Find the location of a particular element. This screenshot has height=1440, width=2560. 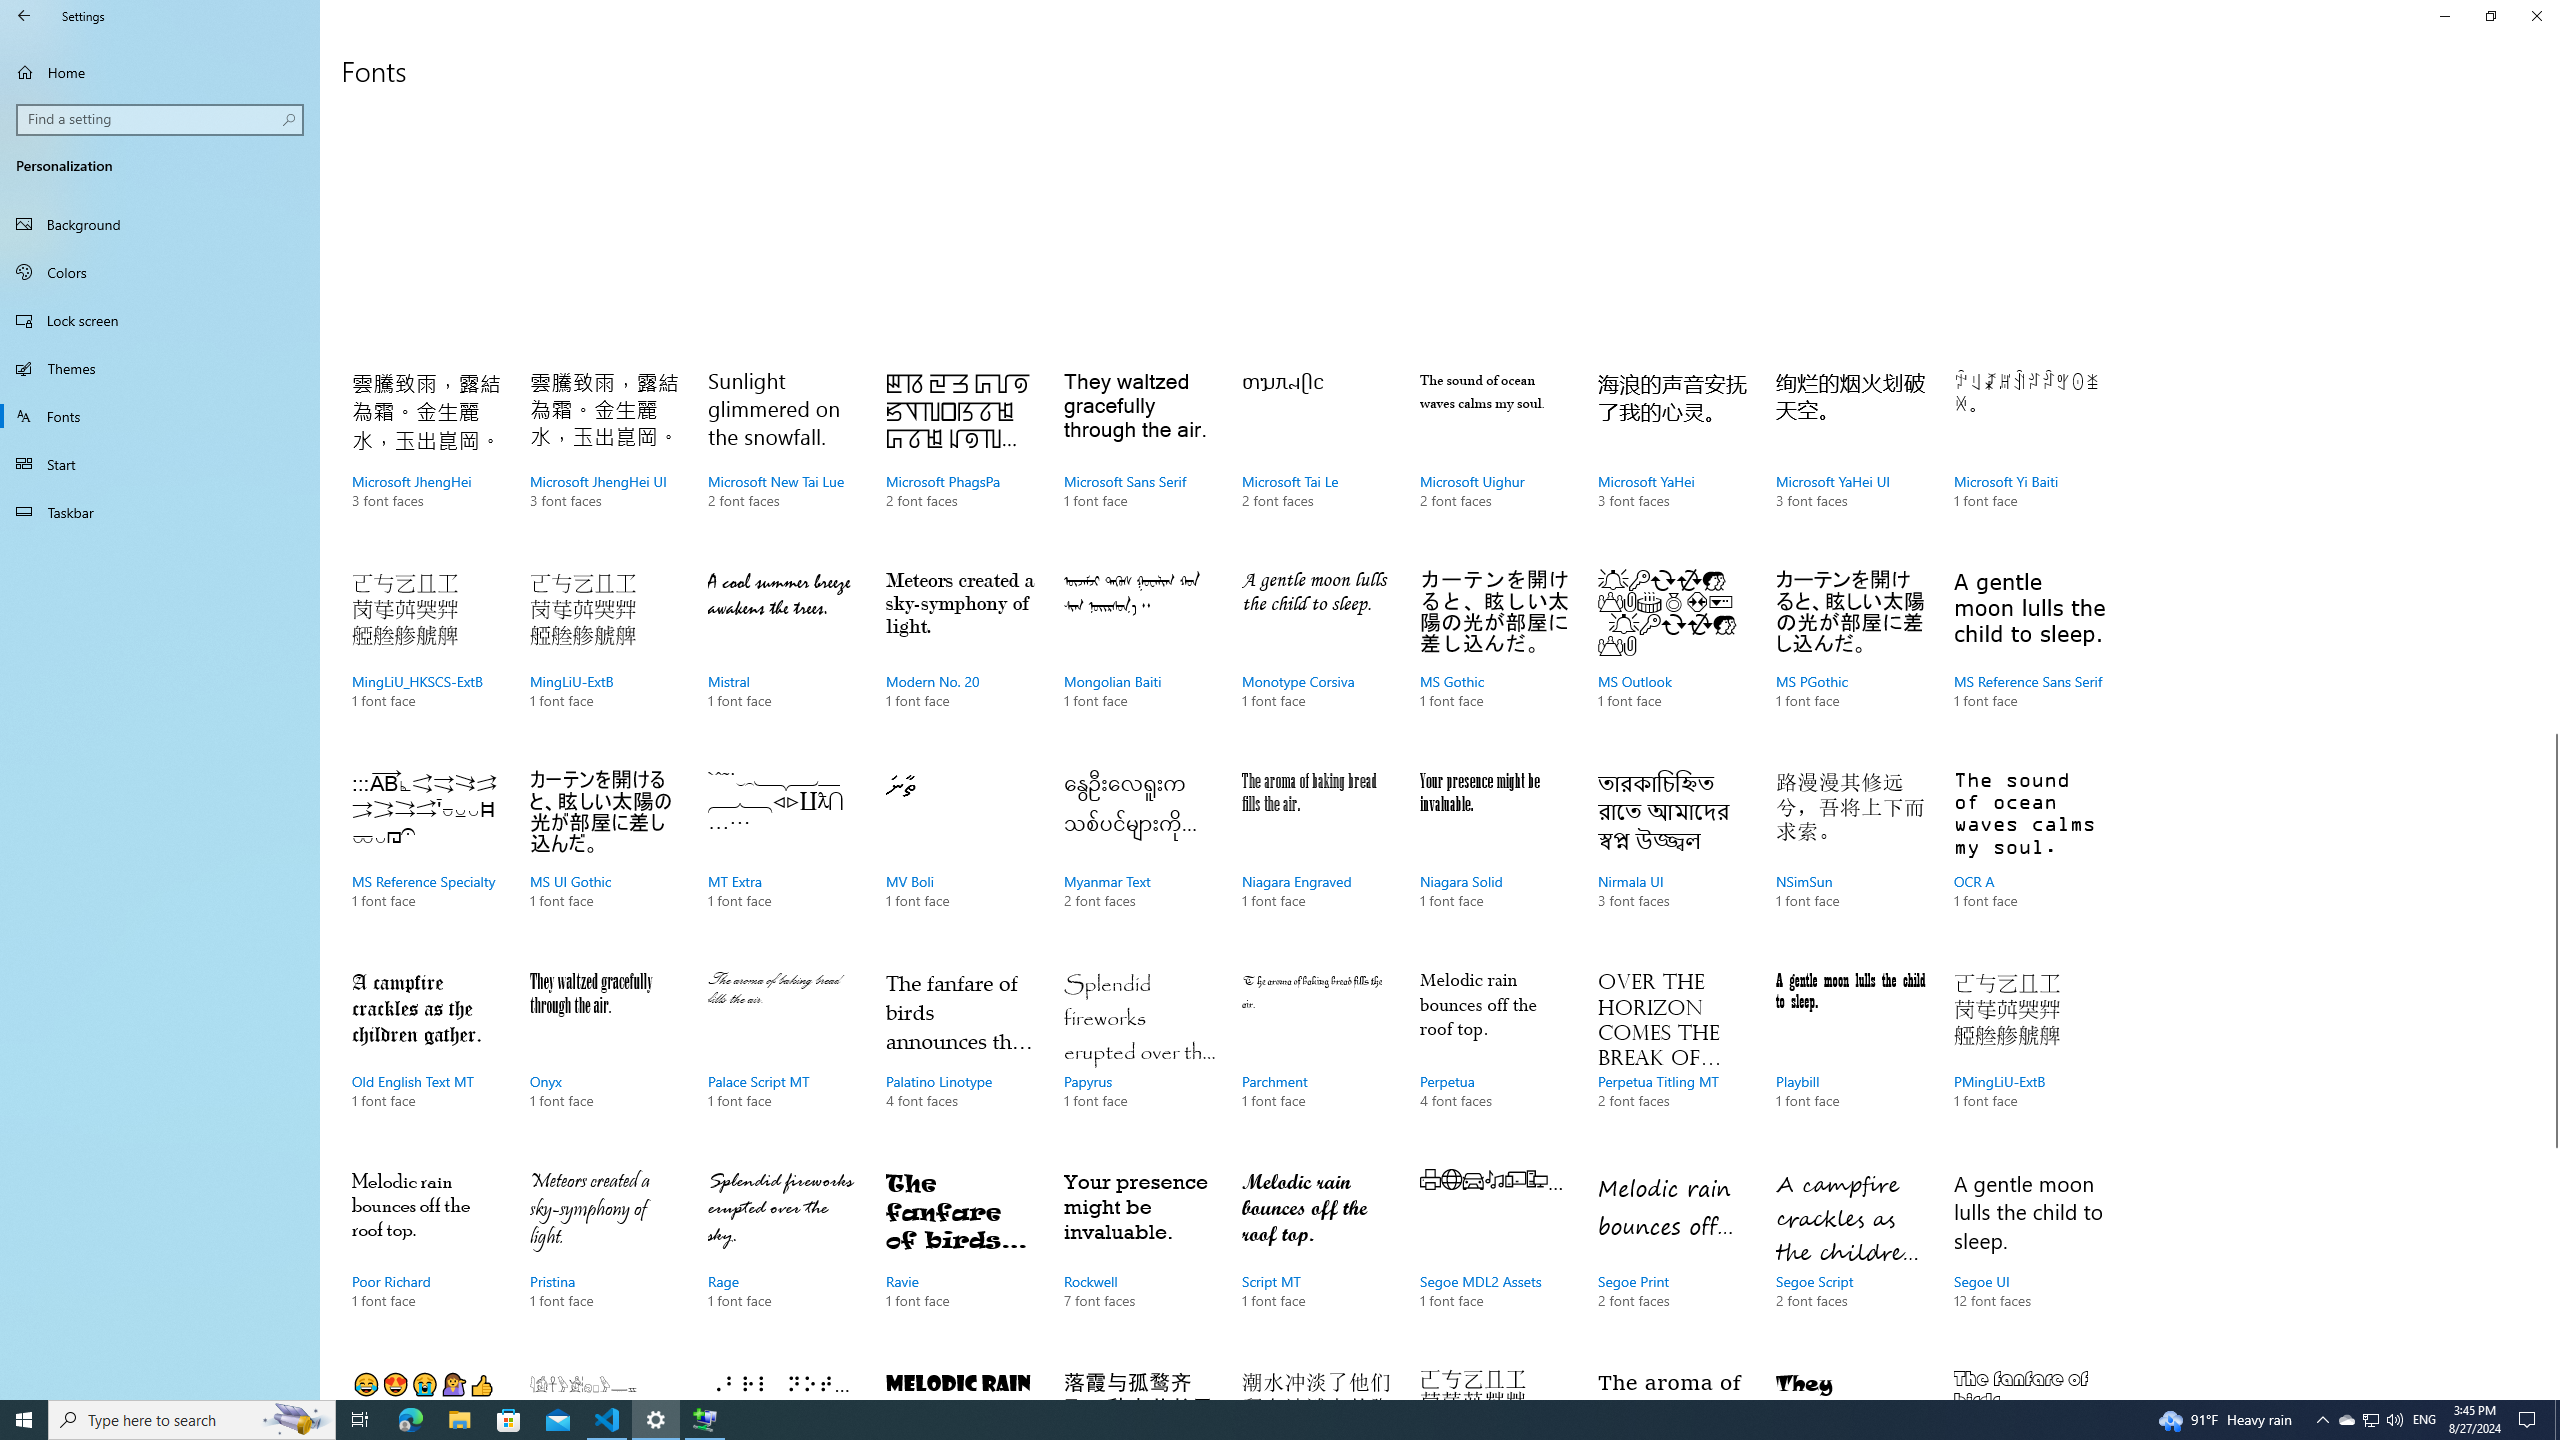

'Segoe UI Historic, 1 font face' is located at coordinates (603, 1378).